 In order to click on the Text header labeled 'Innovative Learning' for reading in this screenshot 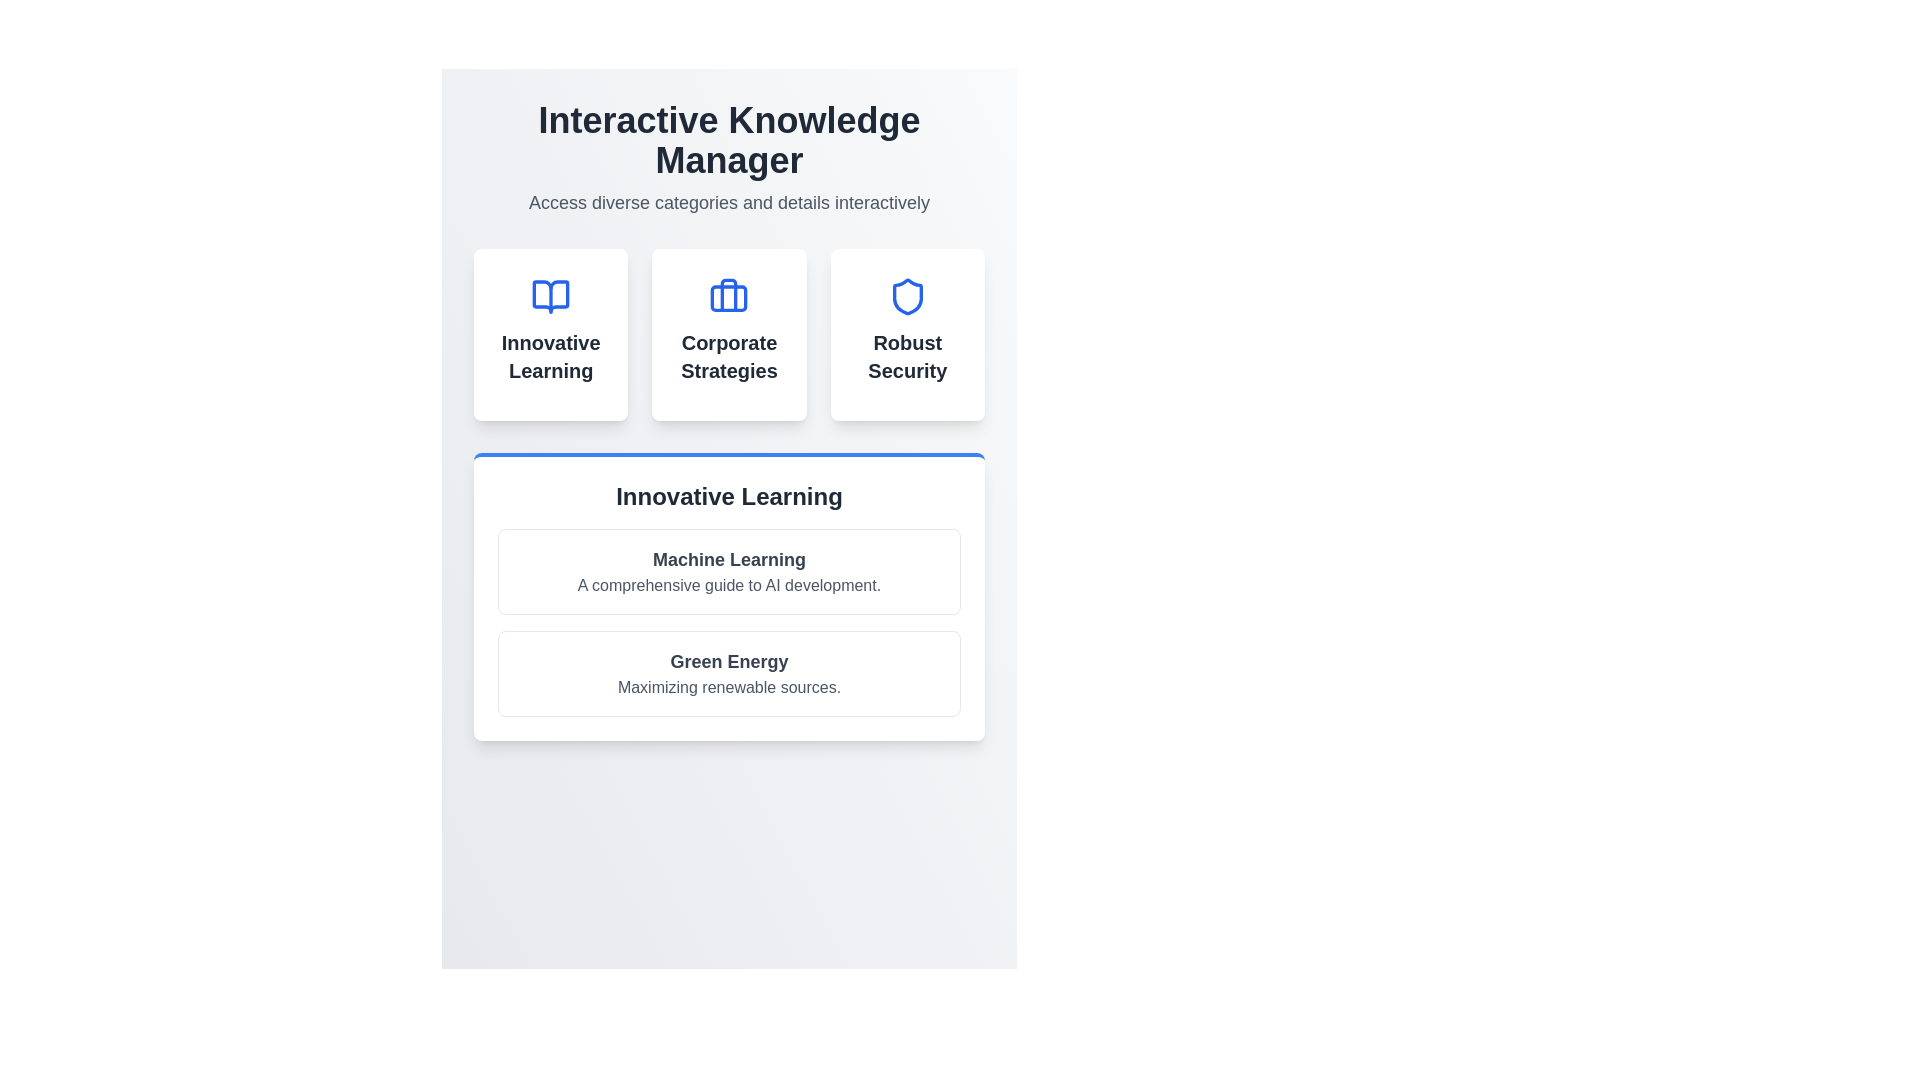, I will do `click(728, 496)`.